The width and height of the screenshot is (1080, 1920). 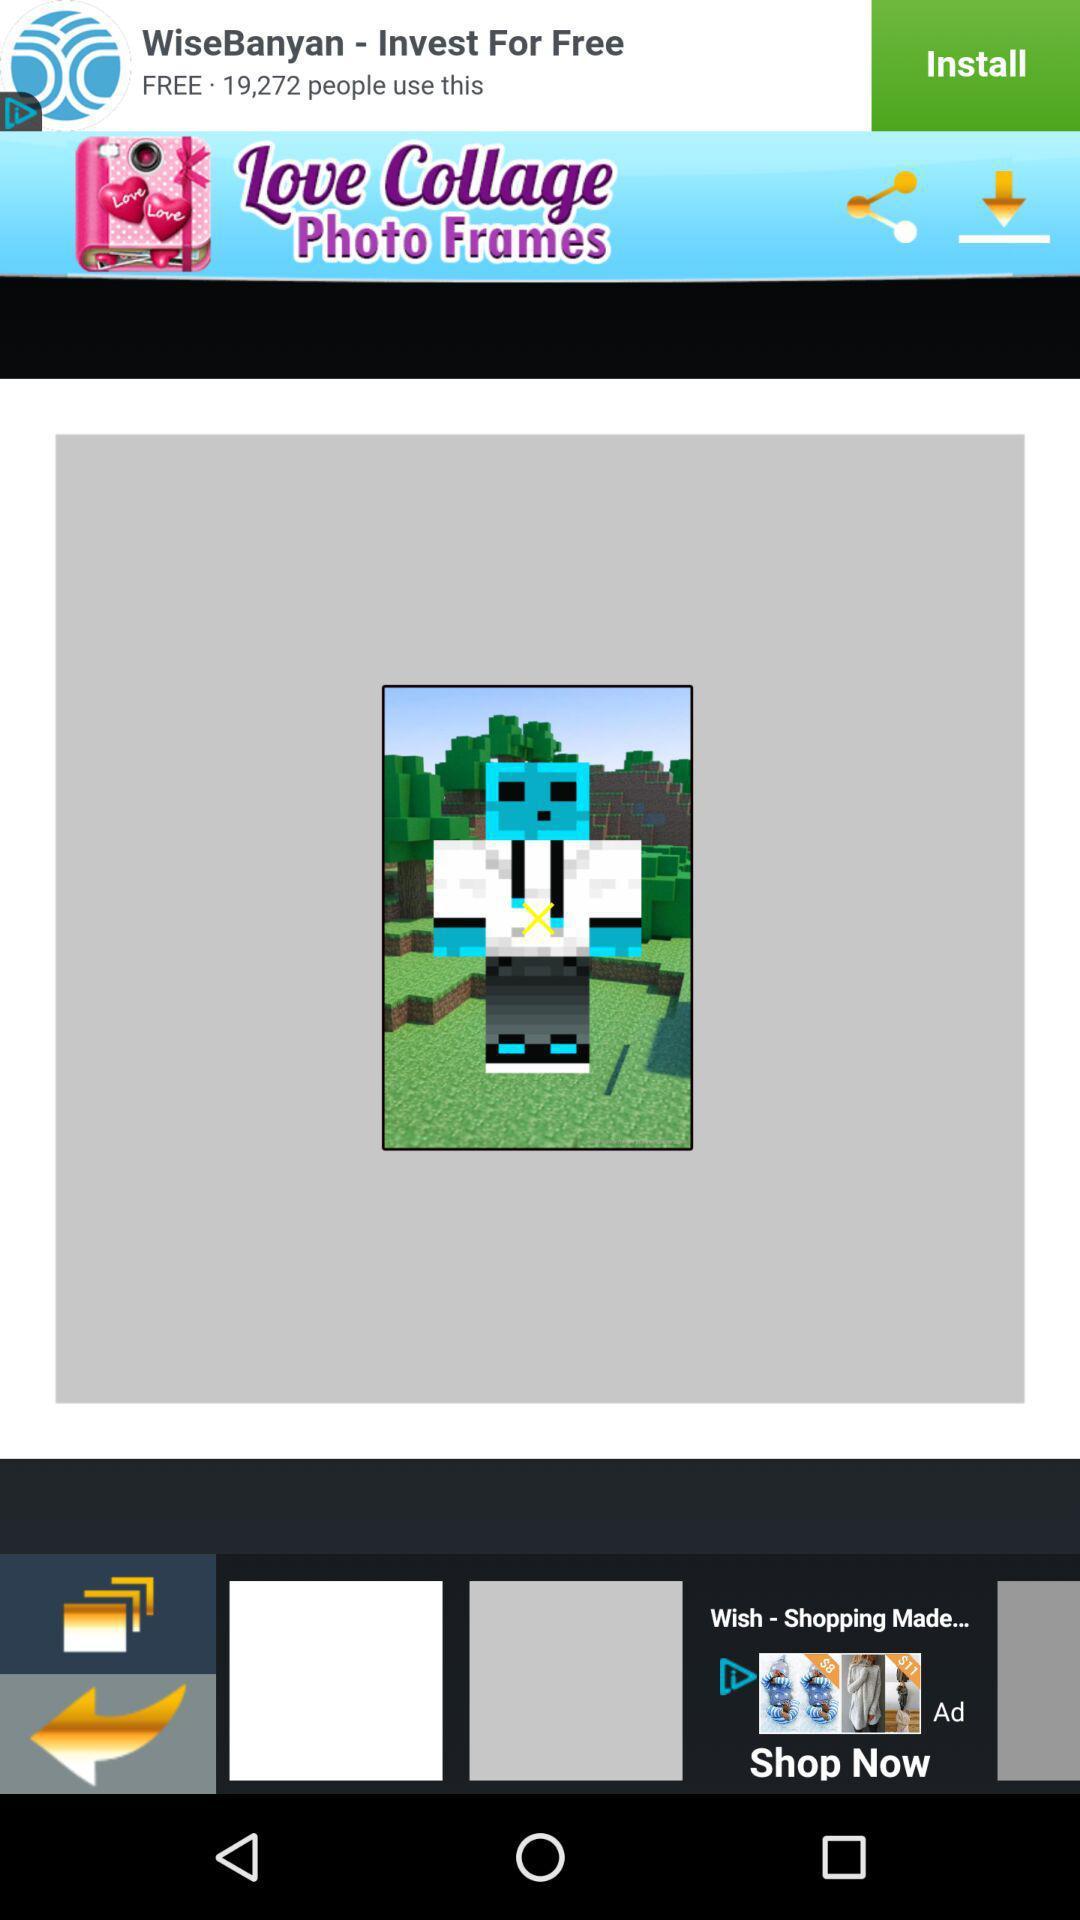 What do you see at coordinates (840, 1692) in the screenshot?
I see `press the advert` at bounding box center [840, 1692].